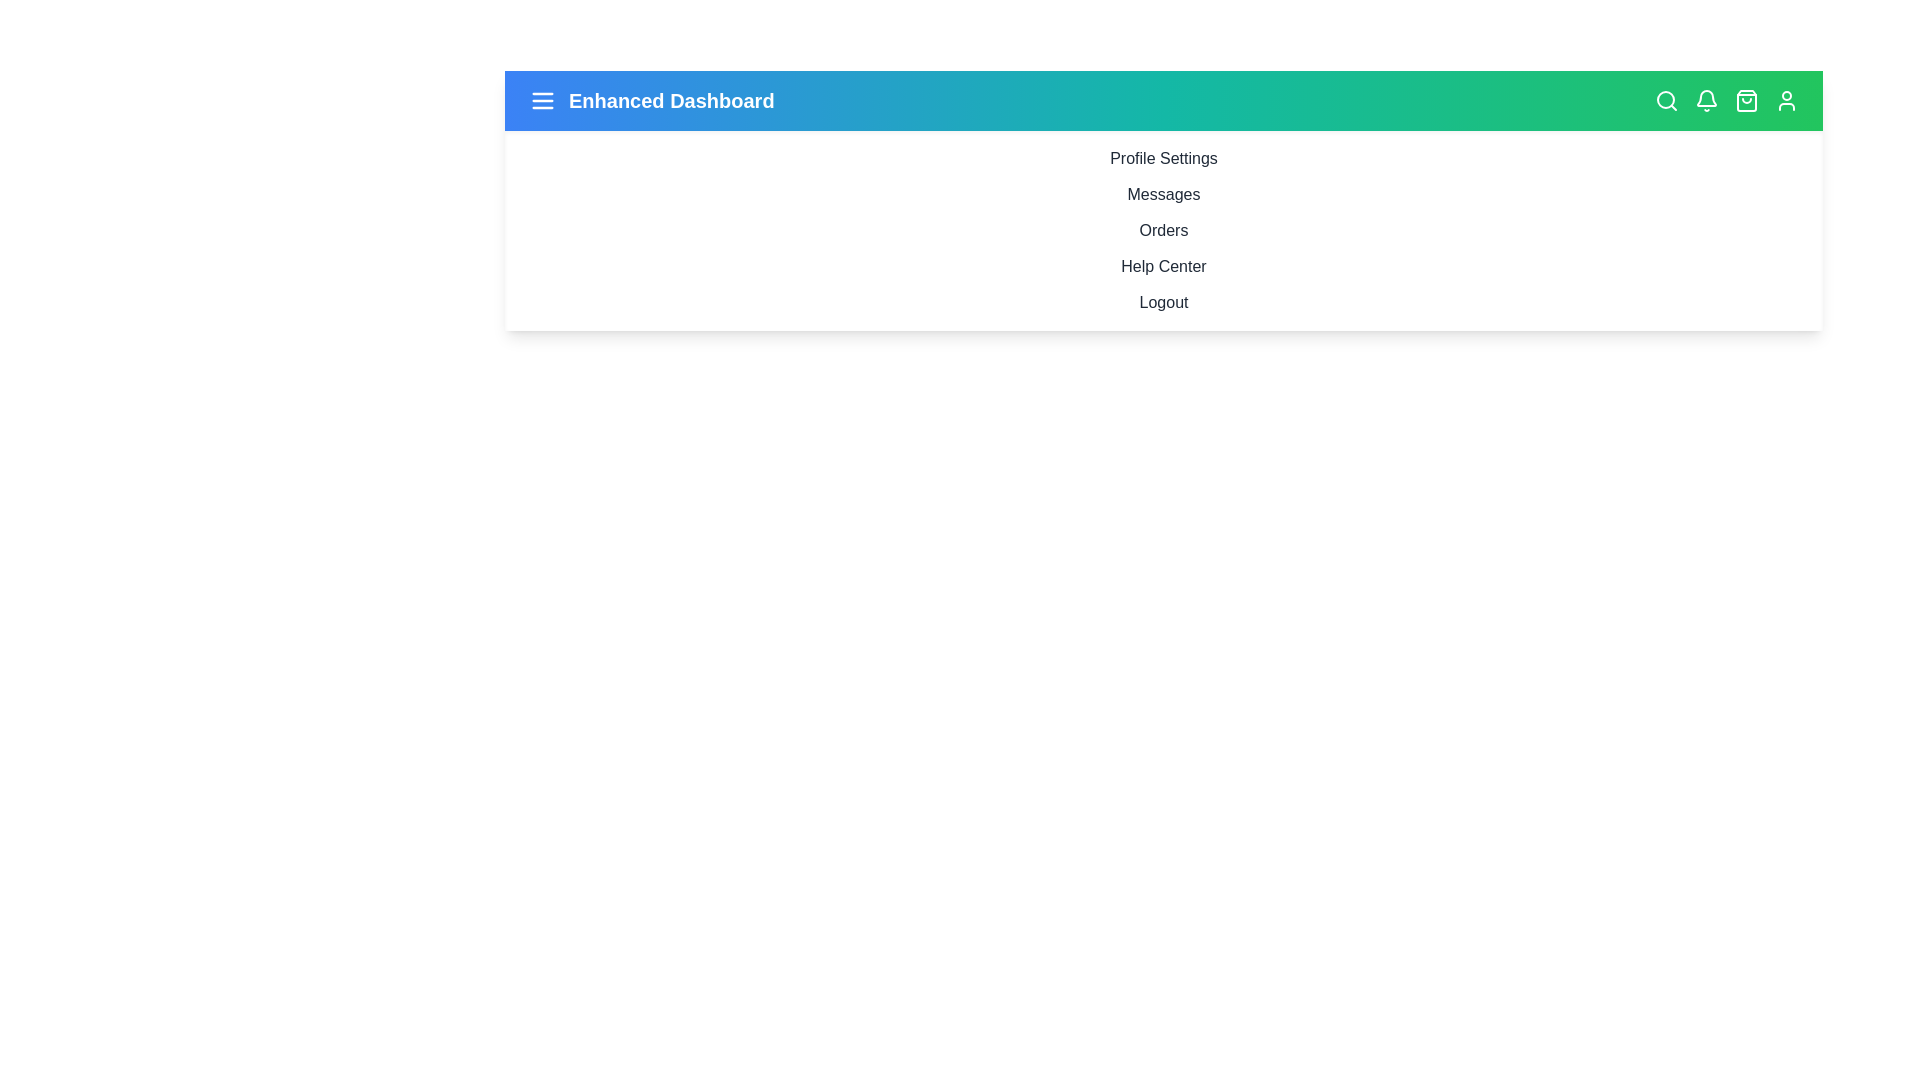  What do you see at coordinates (542, 100) in the screenshot?
I see `the menu icon to display its tooltip or visual feedback` at bounding box center [542, 100].